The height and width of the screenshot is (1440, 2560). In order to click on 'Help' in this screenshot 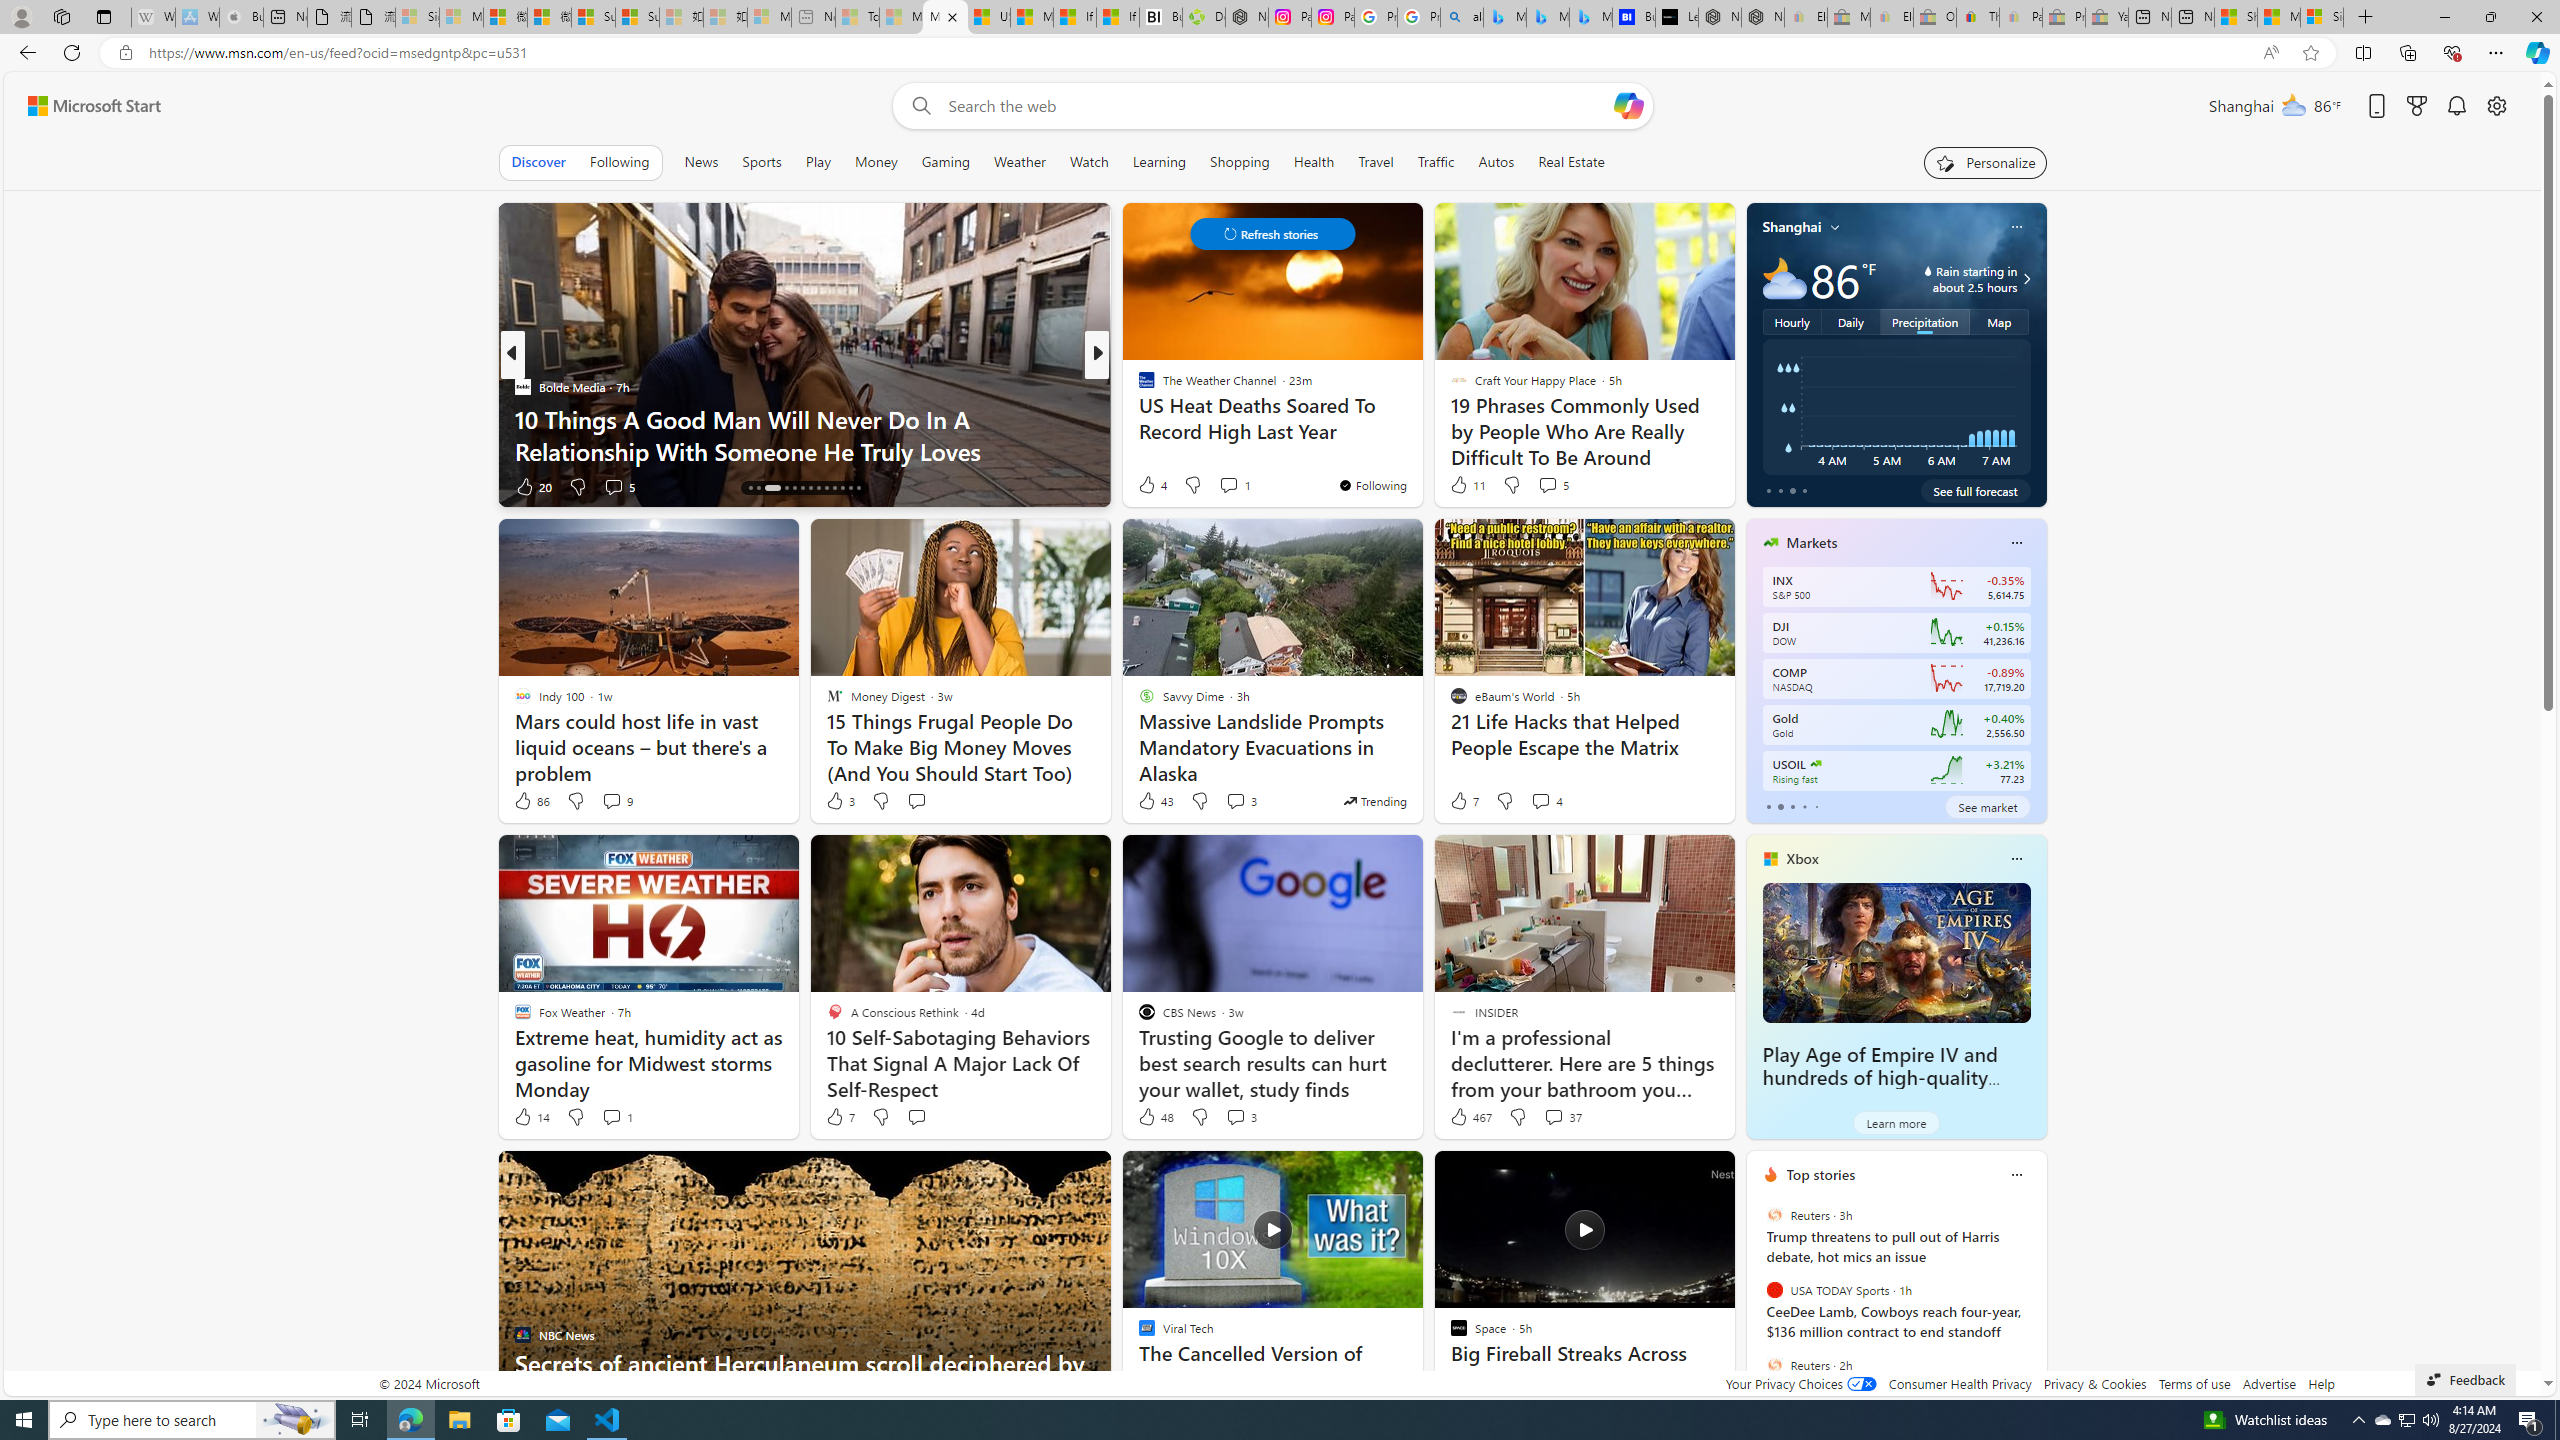, I will do `click(2320, 1382)`.